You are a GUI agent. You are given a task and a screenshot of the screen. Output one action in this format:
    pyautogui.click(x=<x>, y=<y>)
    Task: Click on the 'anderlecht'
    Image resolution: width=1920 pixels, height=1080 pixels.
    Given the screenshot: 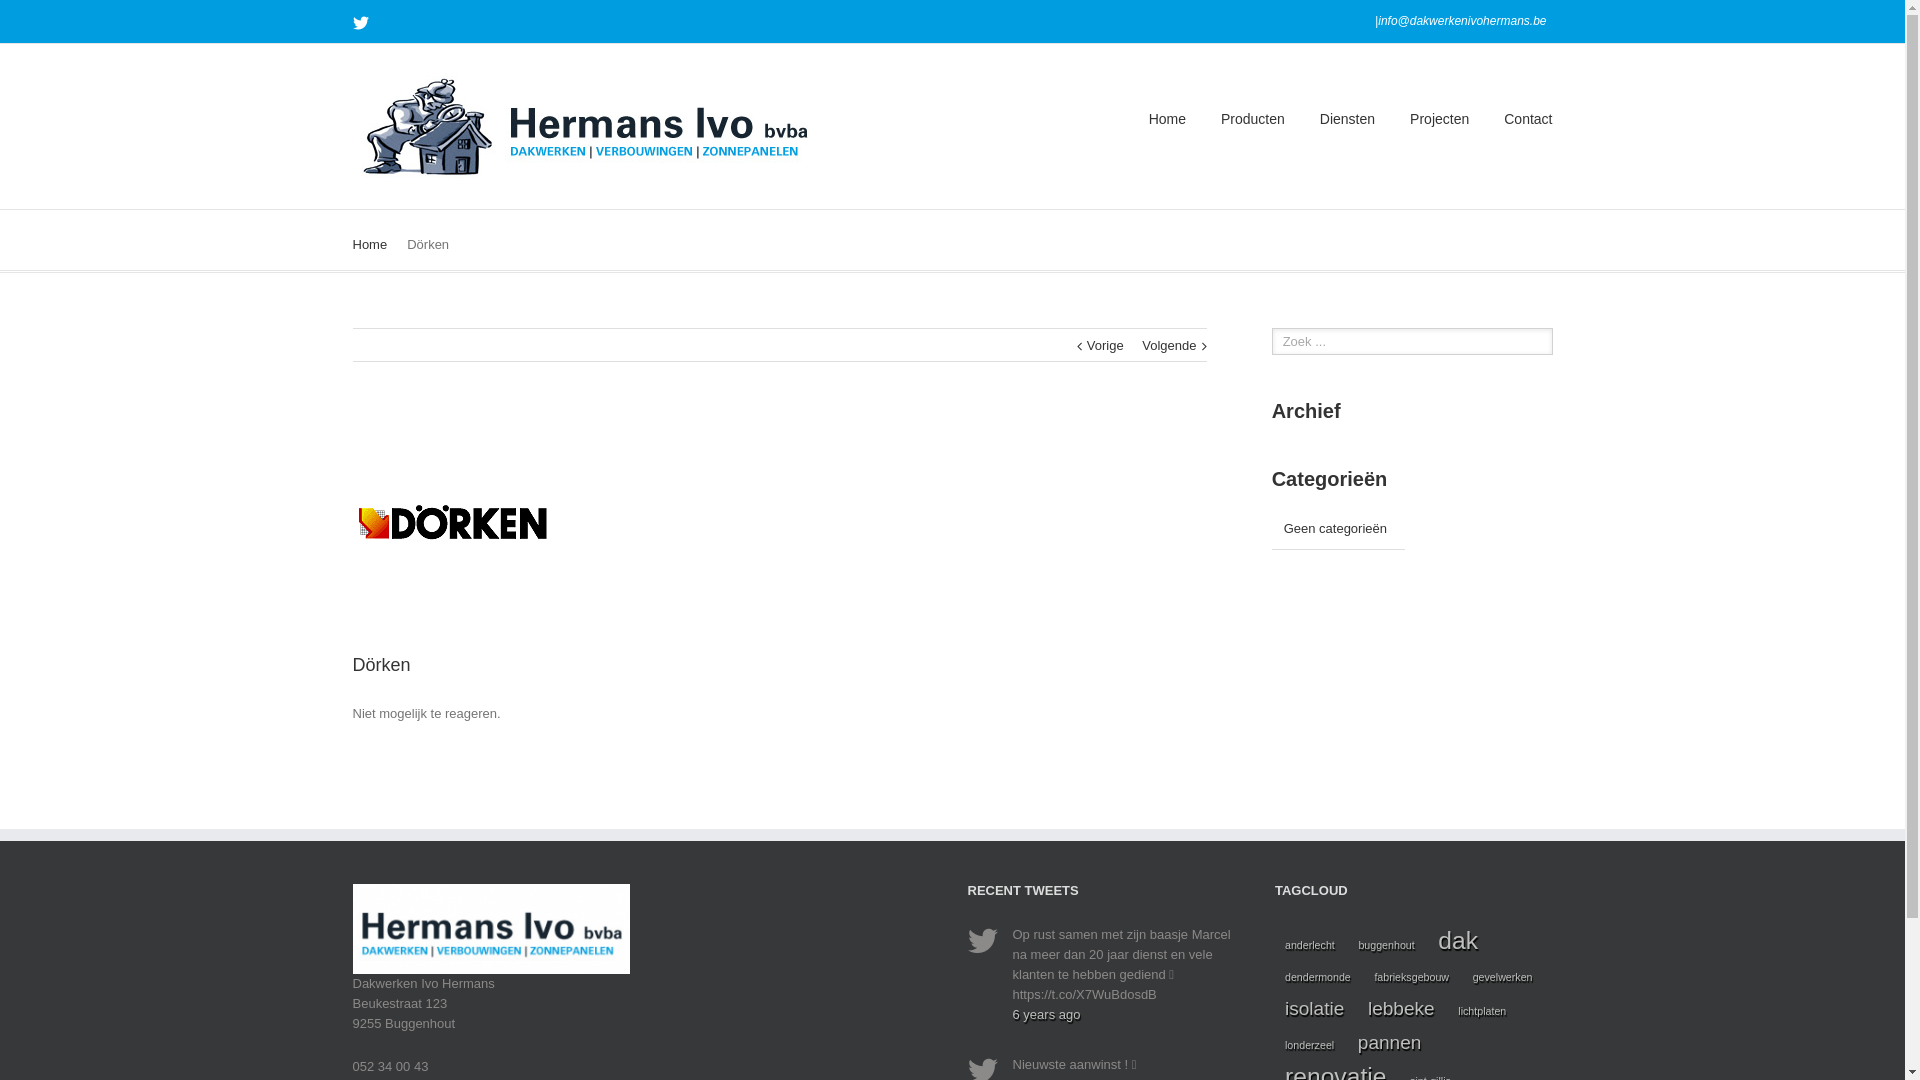 What is the action you would take?
    pyautogui.click(x=1310, y=945)
    